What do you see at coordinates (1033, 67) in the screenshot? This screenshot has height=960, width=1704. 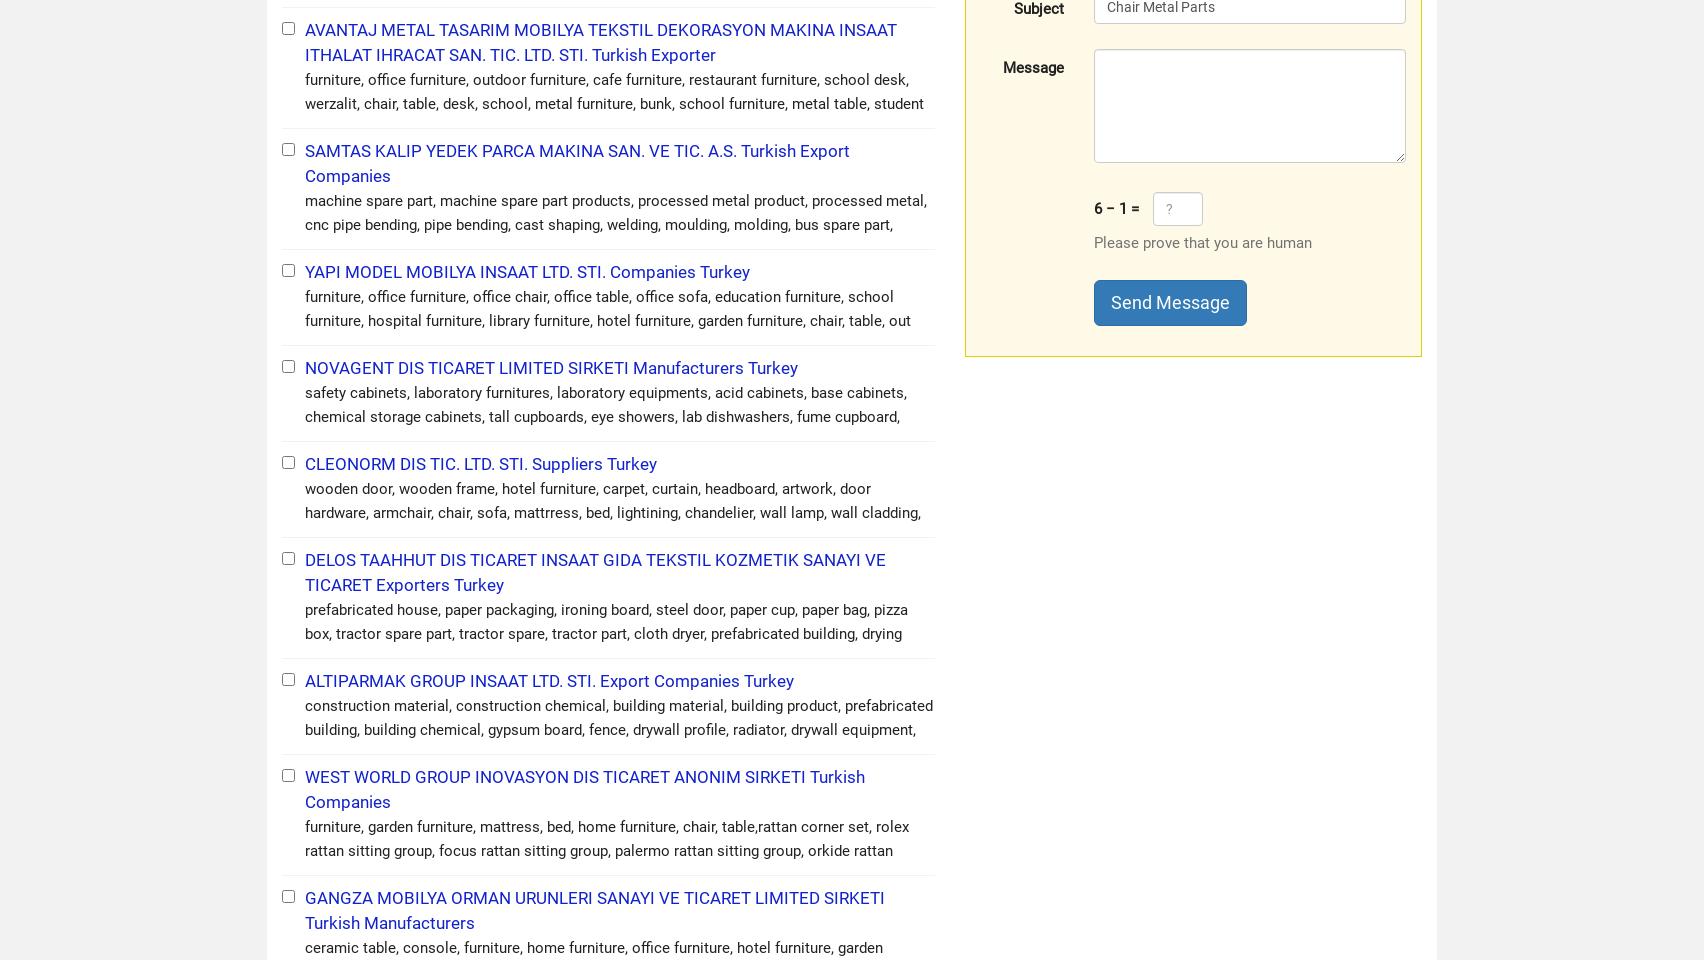 I see `'Message'` at bounding box center [1033, 67].